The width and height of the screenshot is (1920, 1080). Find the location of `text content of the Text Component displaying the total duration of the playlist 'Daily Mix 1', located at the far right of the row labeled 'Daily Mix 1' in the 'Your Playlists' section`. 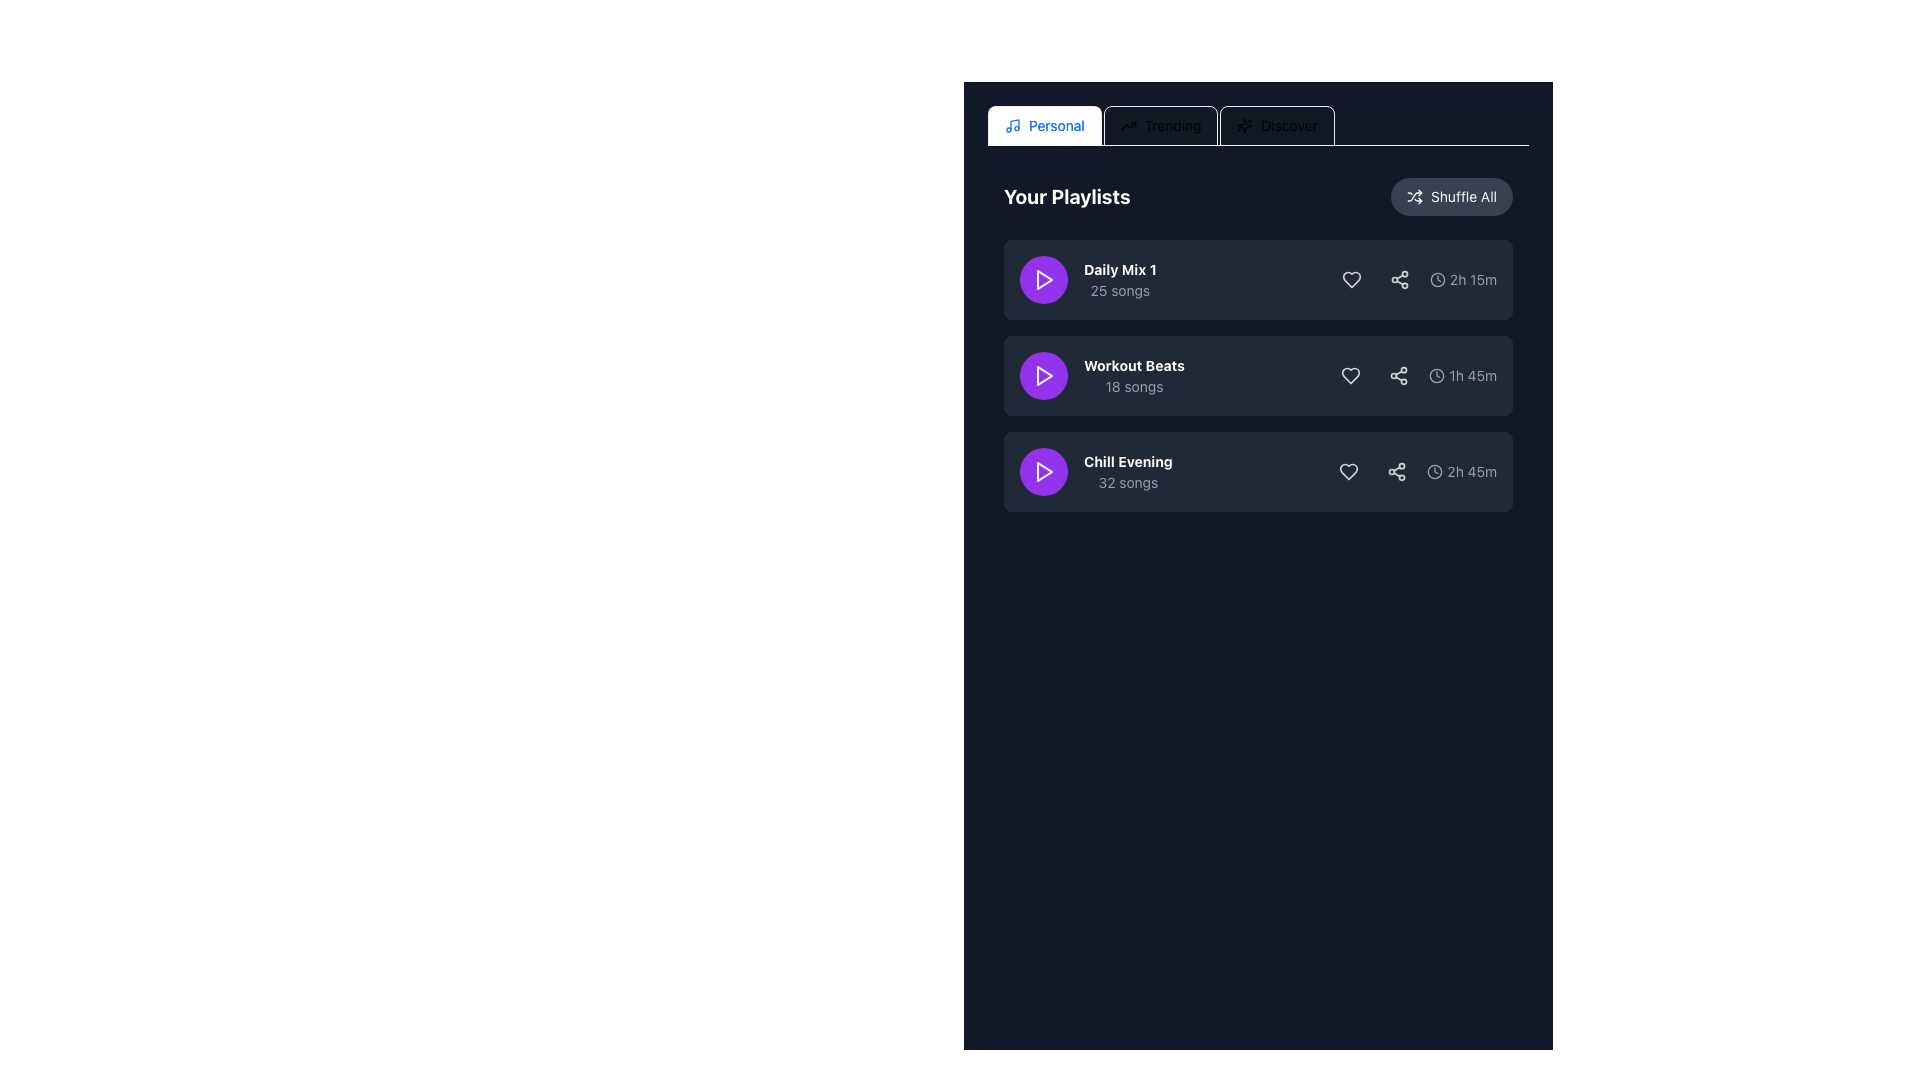

text content of the Text Component displaying the total duration of the playlist 'Daily Mix 1', located at the far right of the row labeled 'Daily Mix 1' in the 'Your Playlists' section is located at coordinates (1473, 280).